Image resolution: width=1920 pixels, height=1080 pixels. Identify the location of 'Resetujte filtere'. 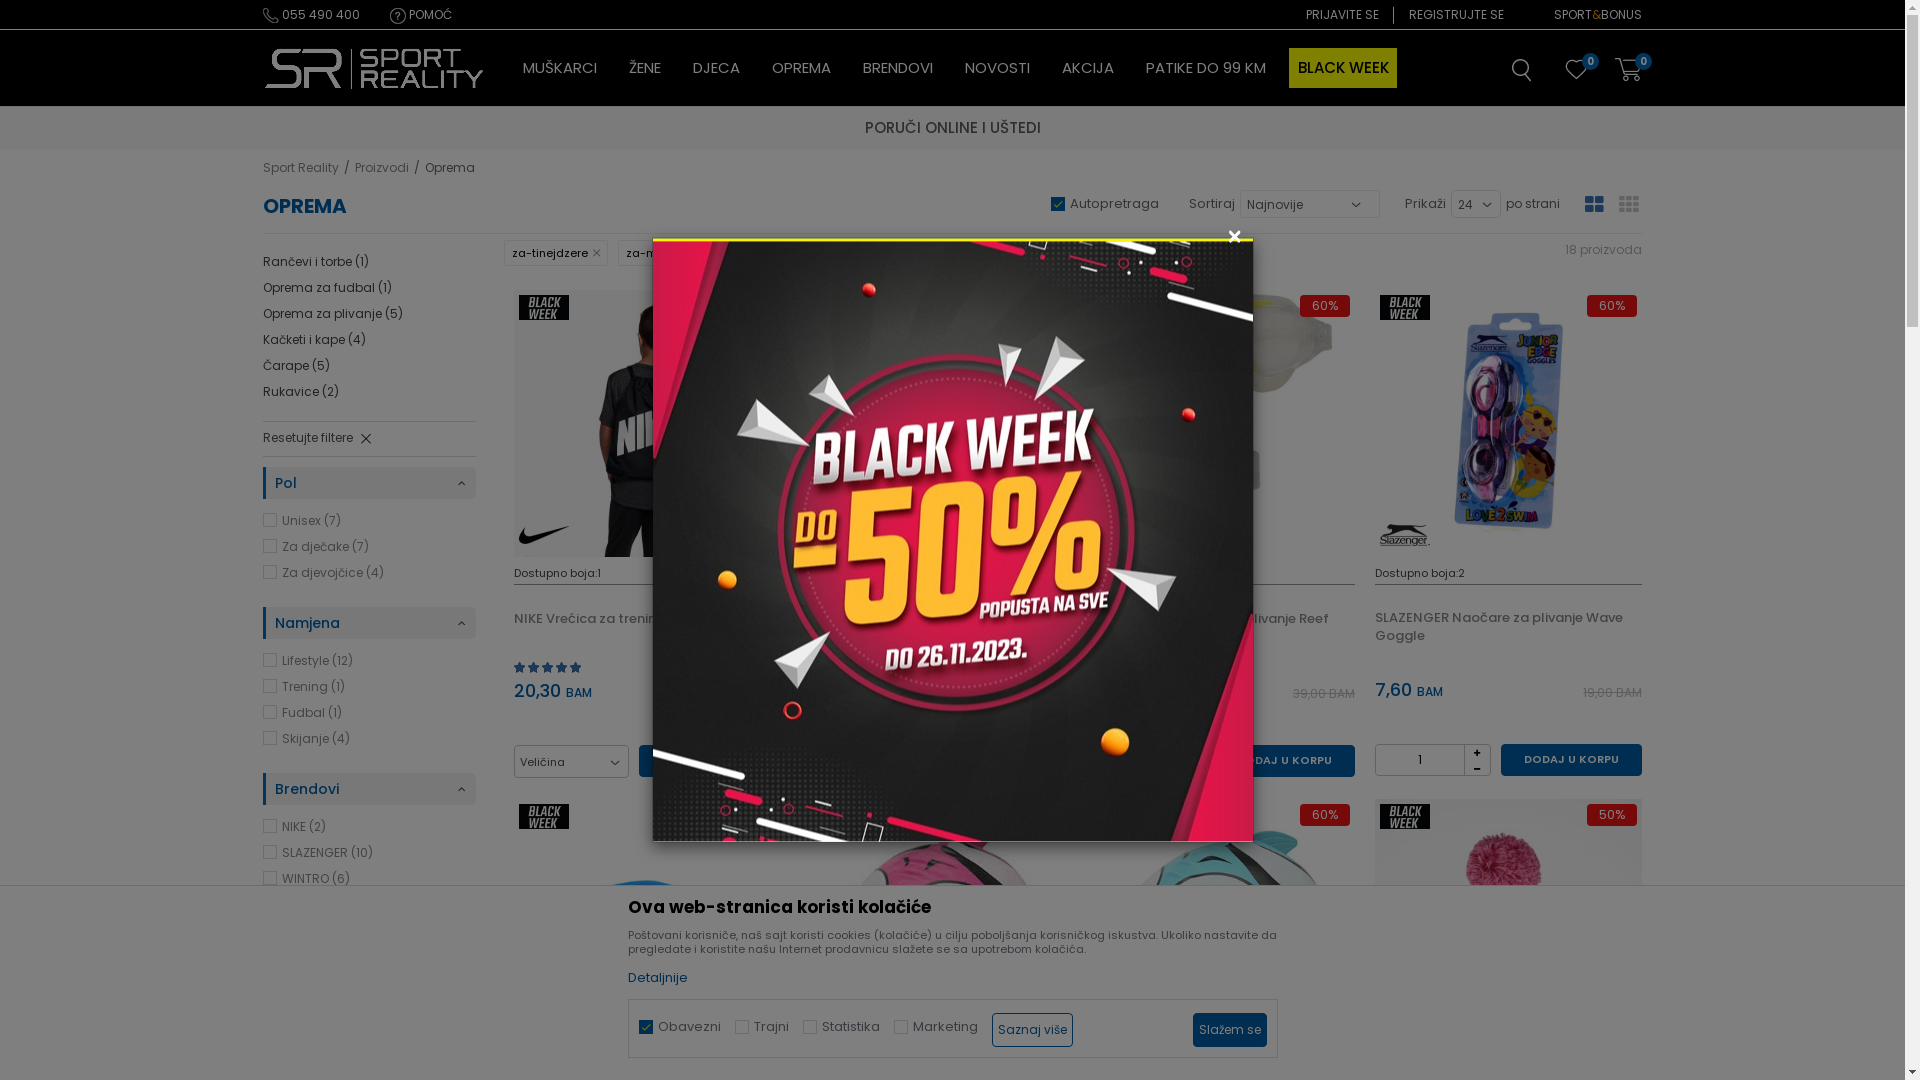
(261, 438).